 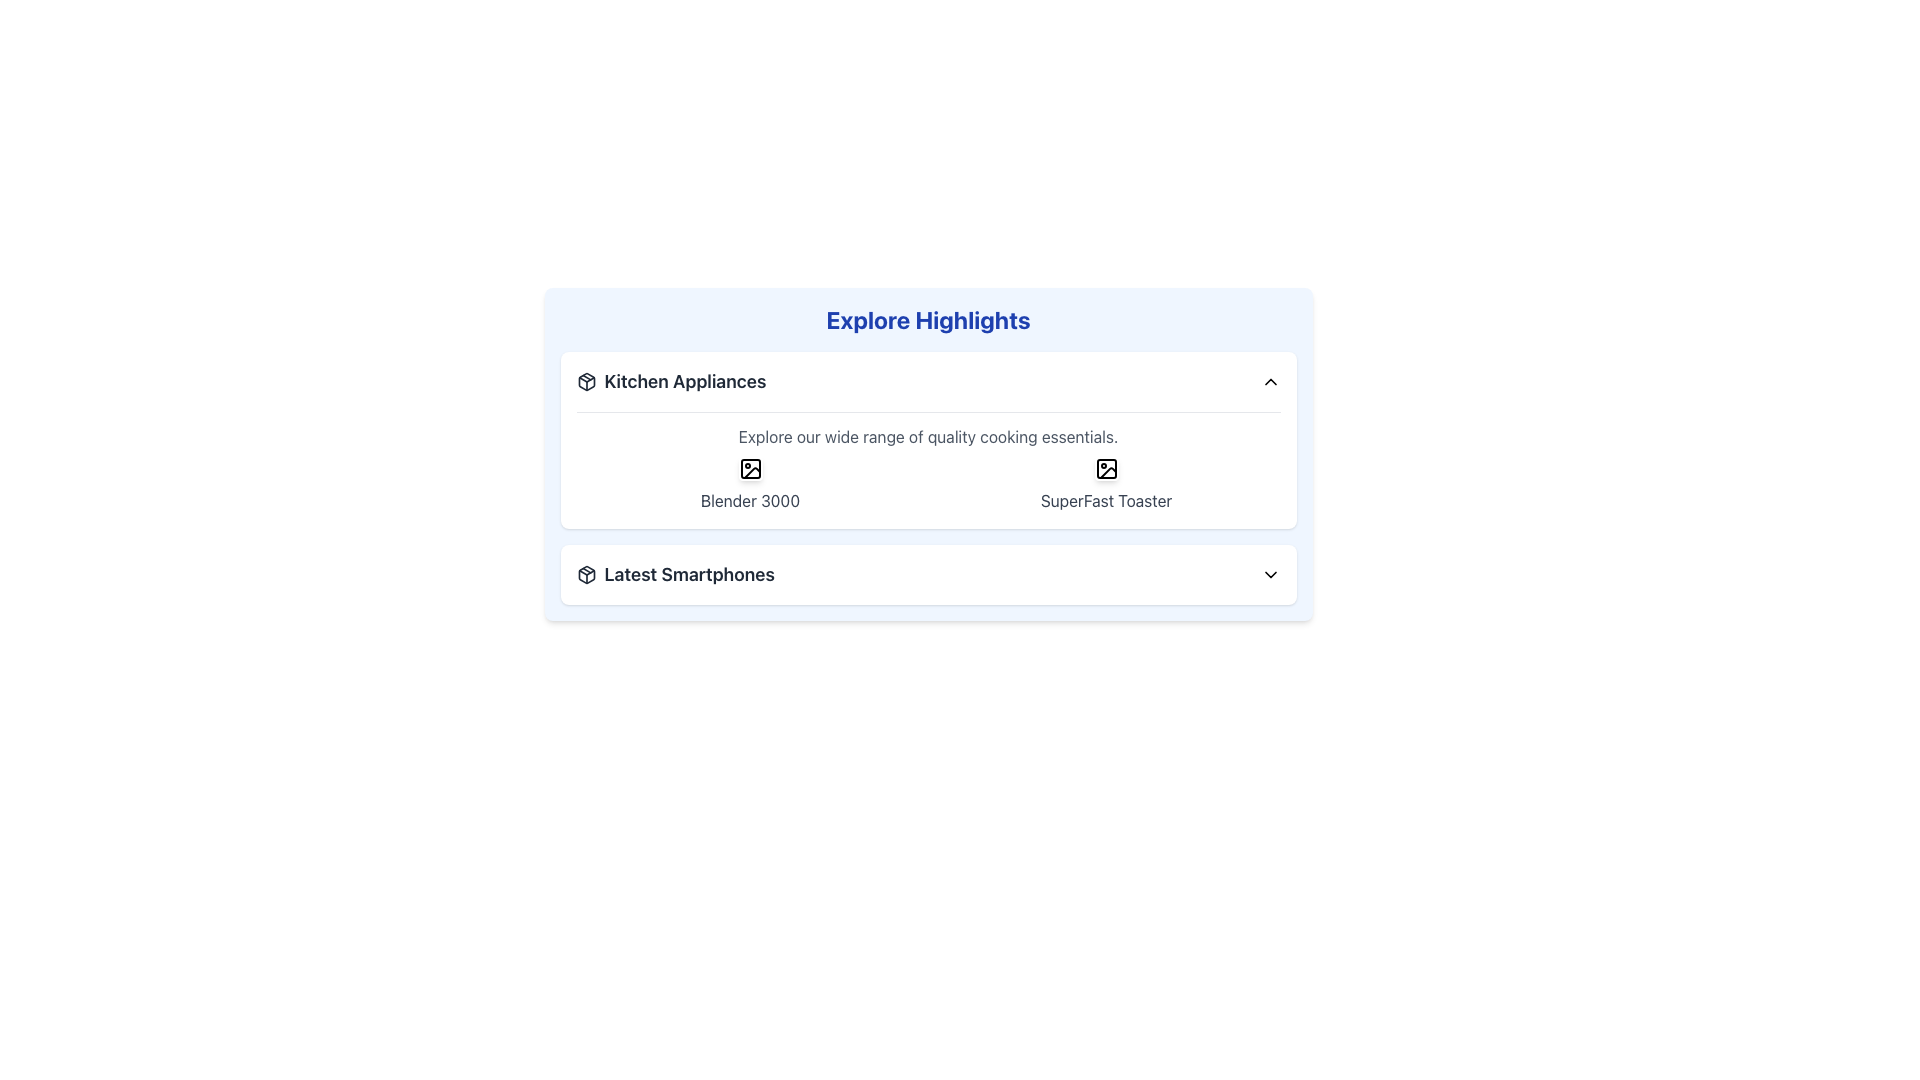 I want to click on the downwards-facing chevron-shaped icon located to the right of the text 'Latest Smartphones', so click(x=1269, y=574).